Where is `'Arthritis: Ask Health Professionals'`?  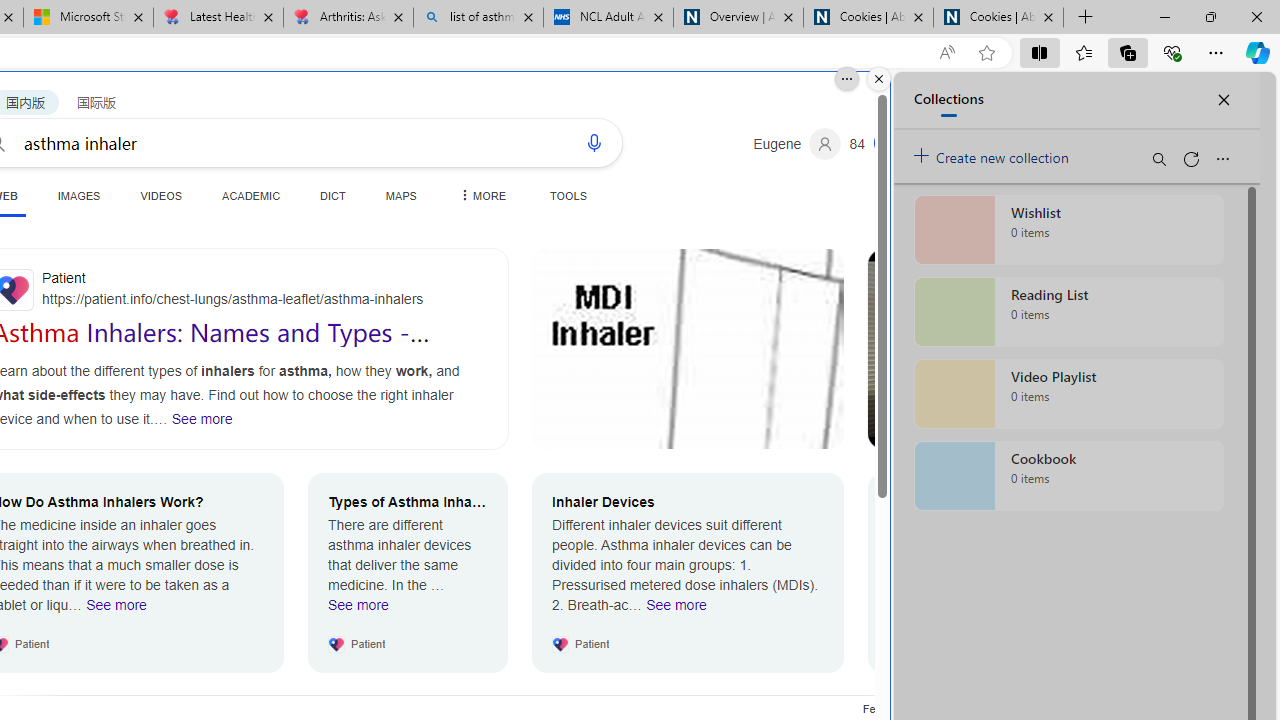 'Arthritis: Ask Health Professionals' is located at coordinates (348, 17).